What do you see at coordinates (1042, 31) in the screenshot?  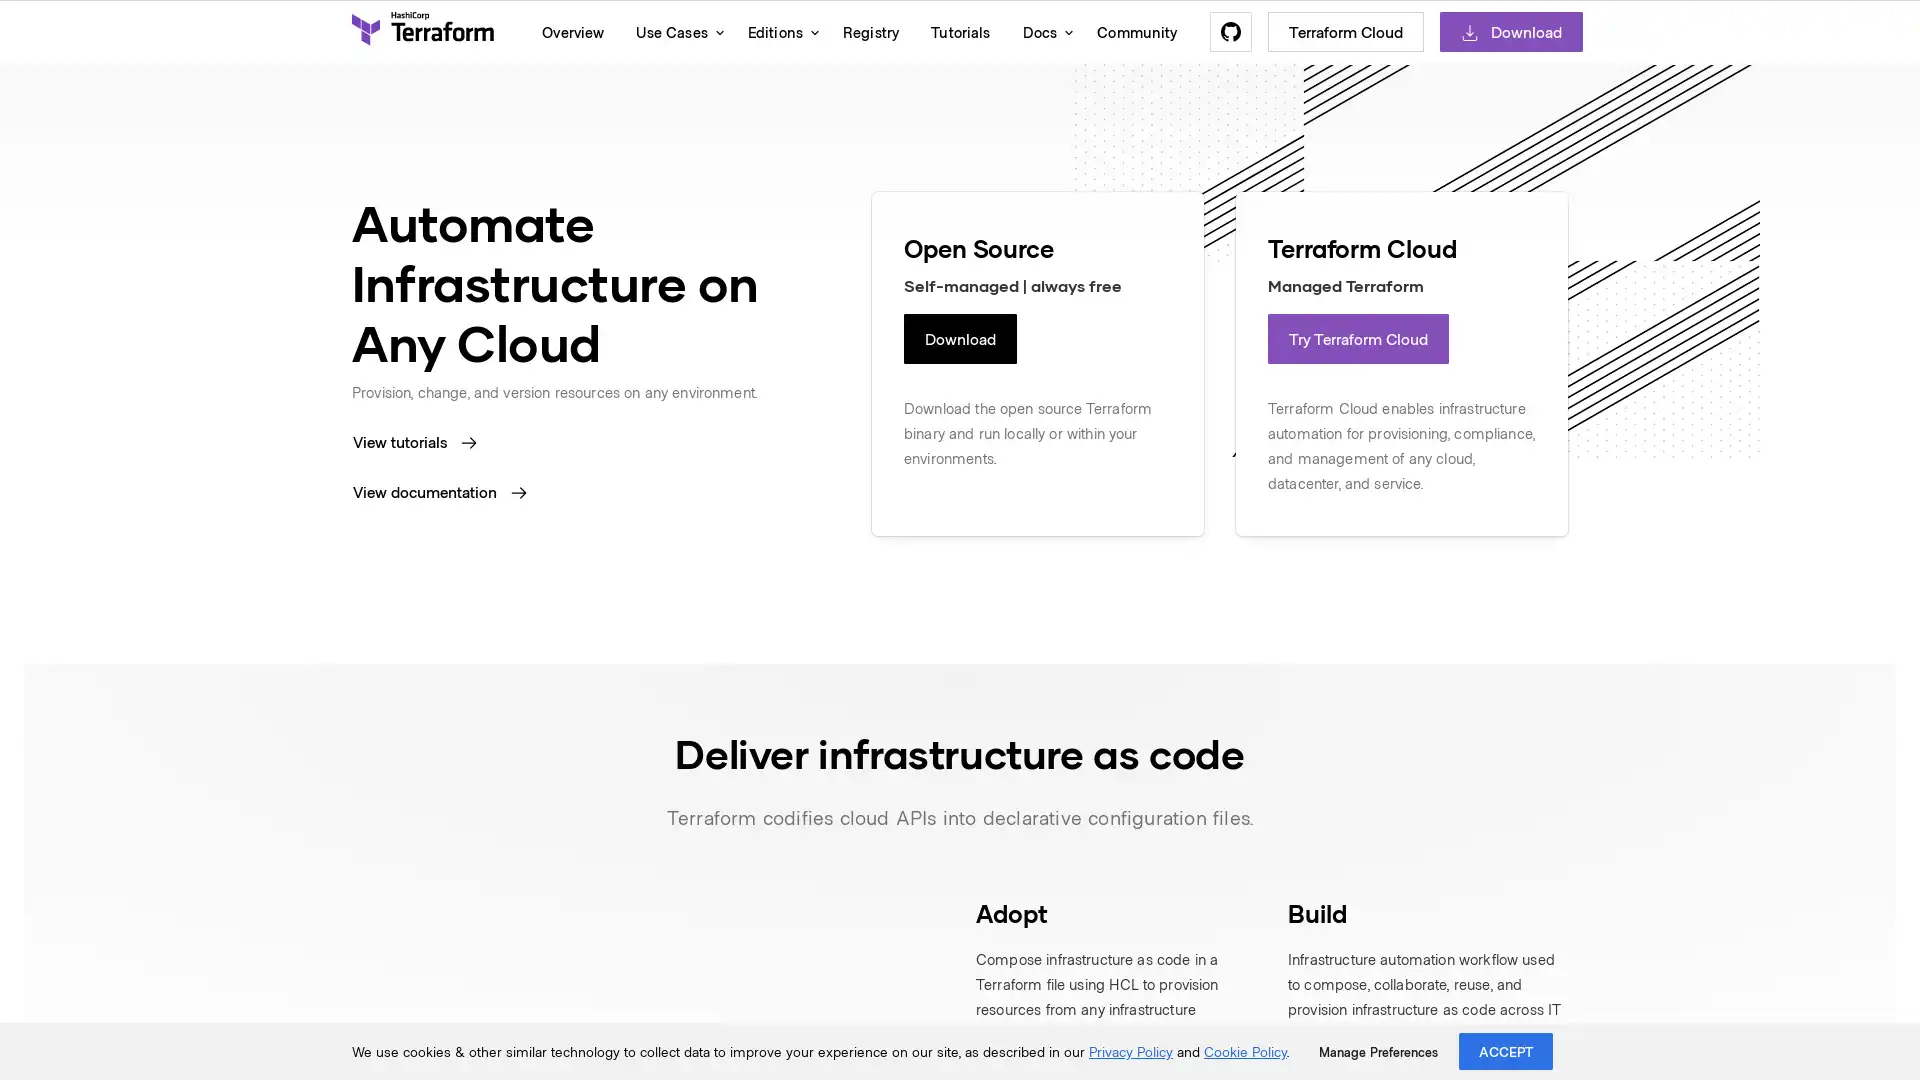 I see `Docs` at bounding box center [1042, 31].